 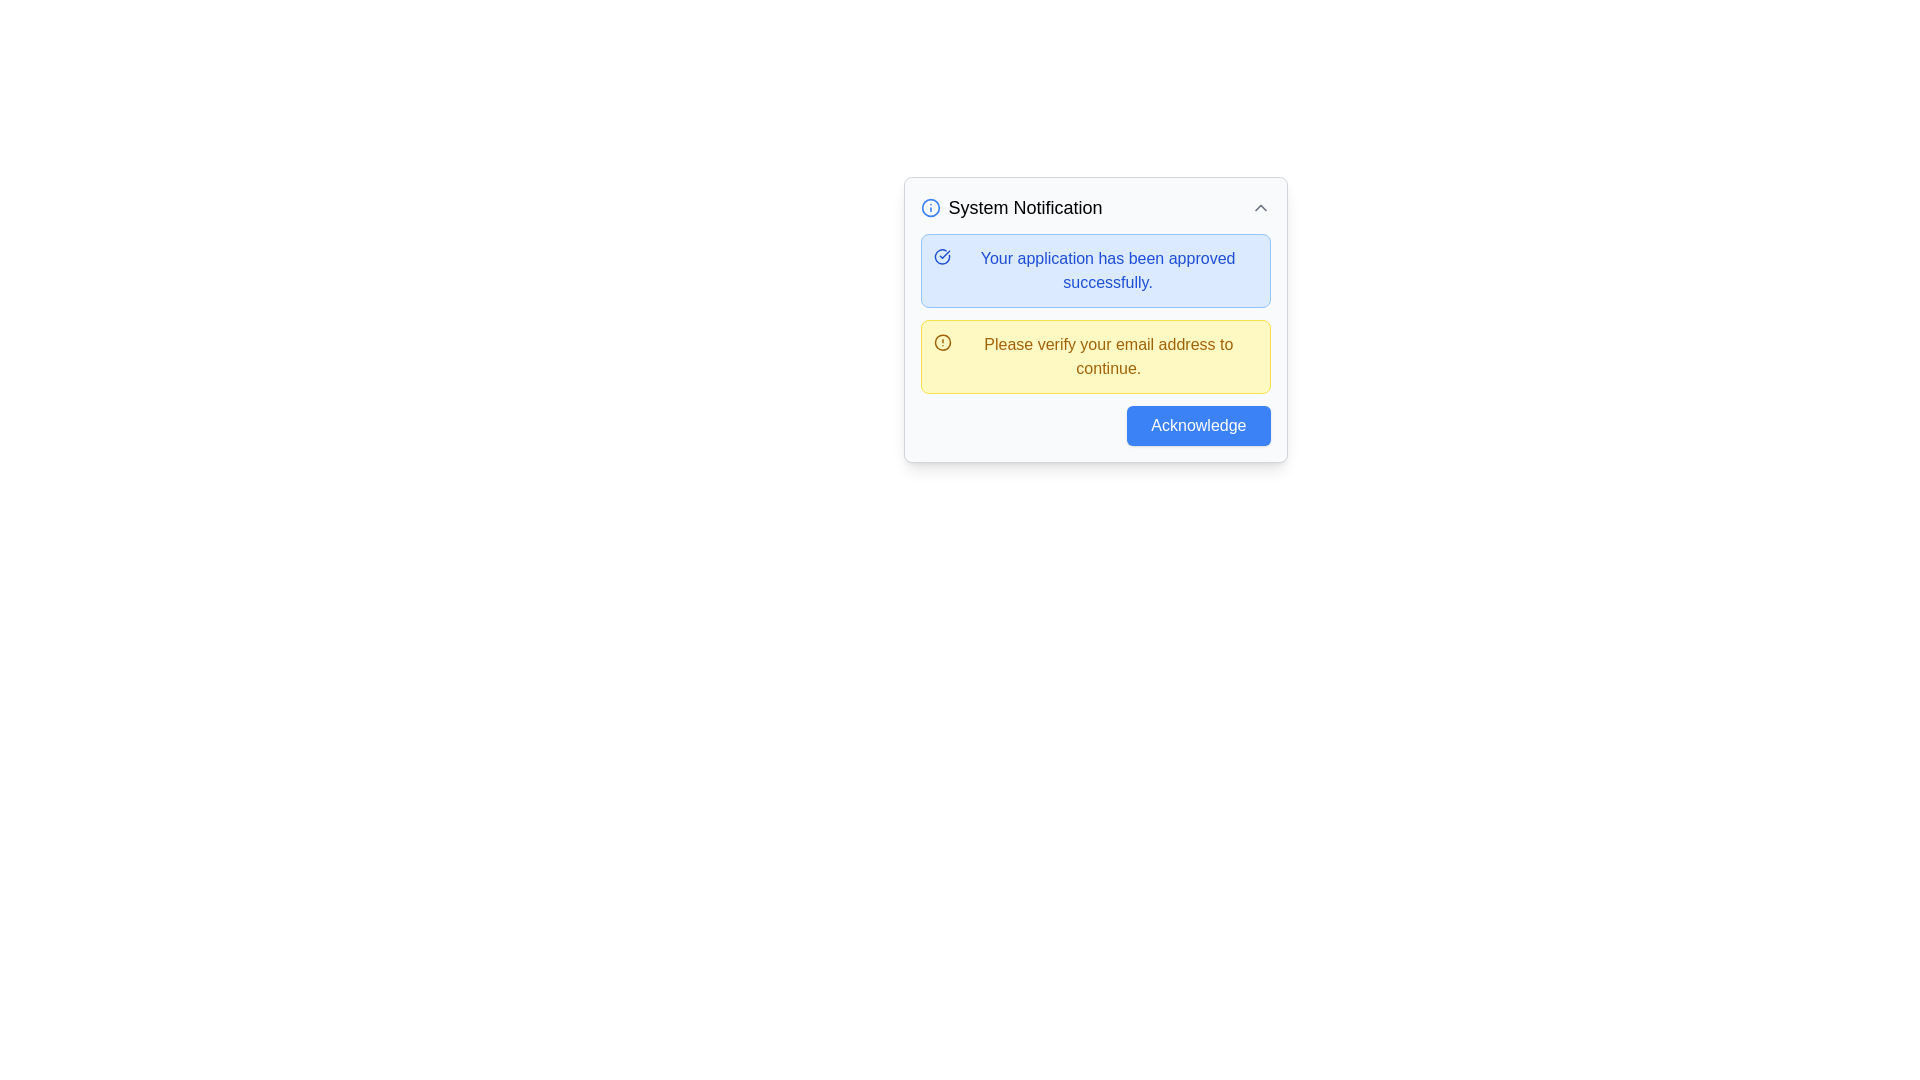 What do you see at coordinates (1259, 208) in the screenshot?
I see `the close button located at the far right end of the header of the 'System Notification' component` at bounding box center [1259, 208].